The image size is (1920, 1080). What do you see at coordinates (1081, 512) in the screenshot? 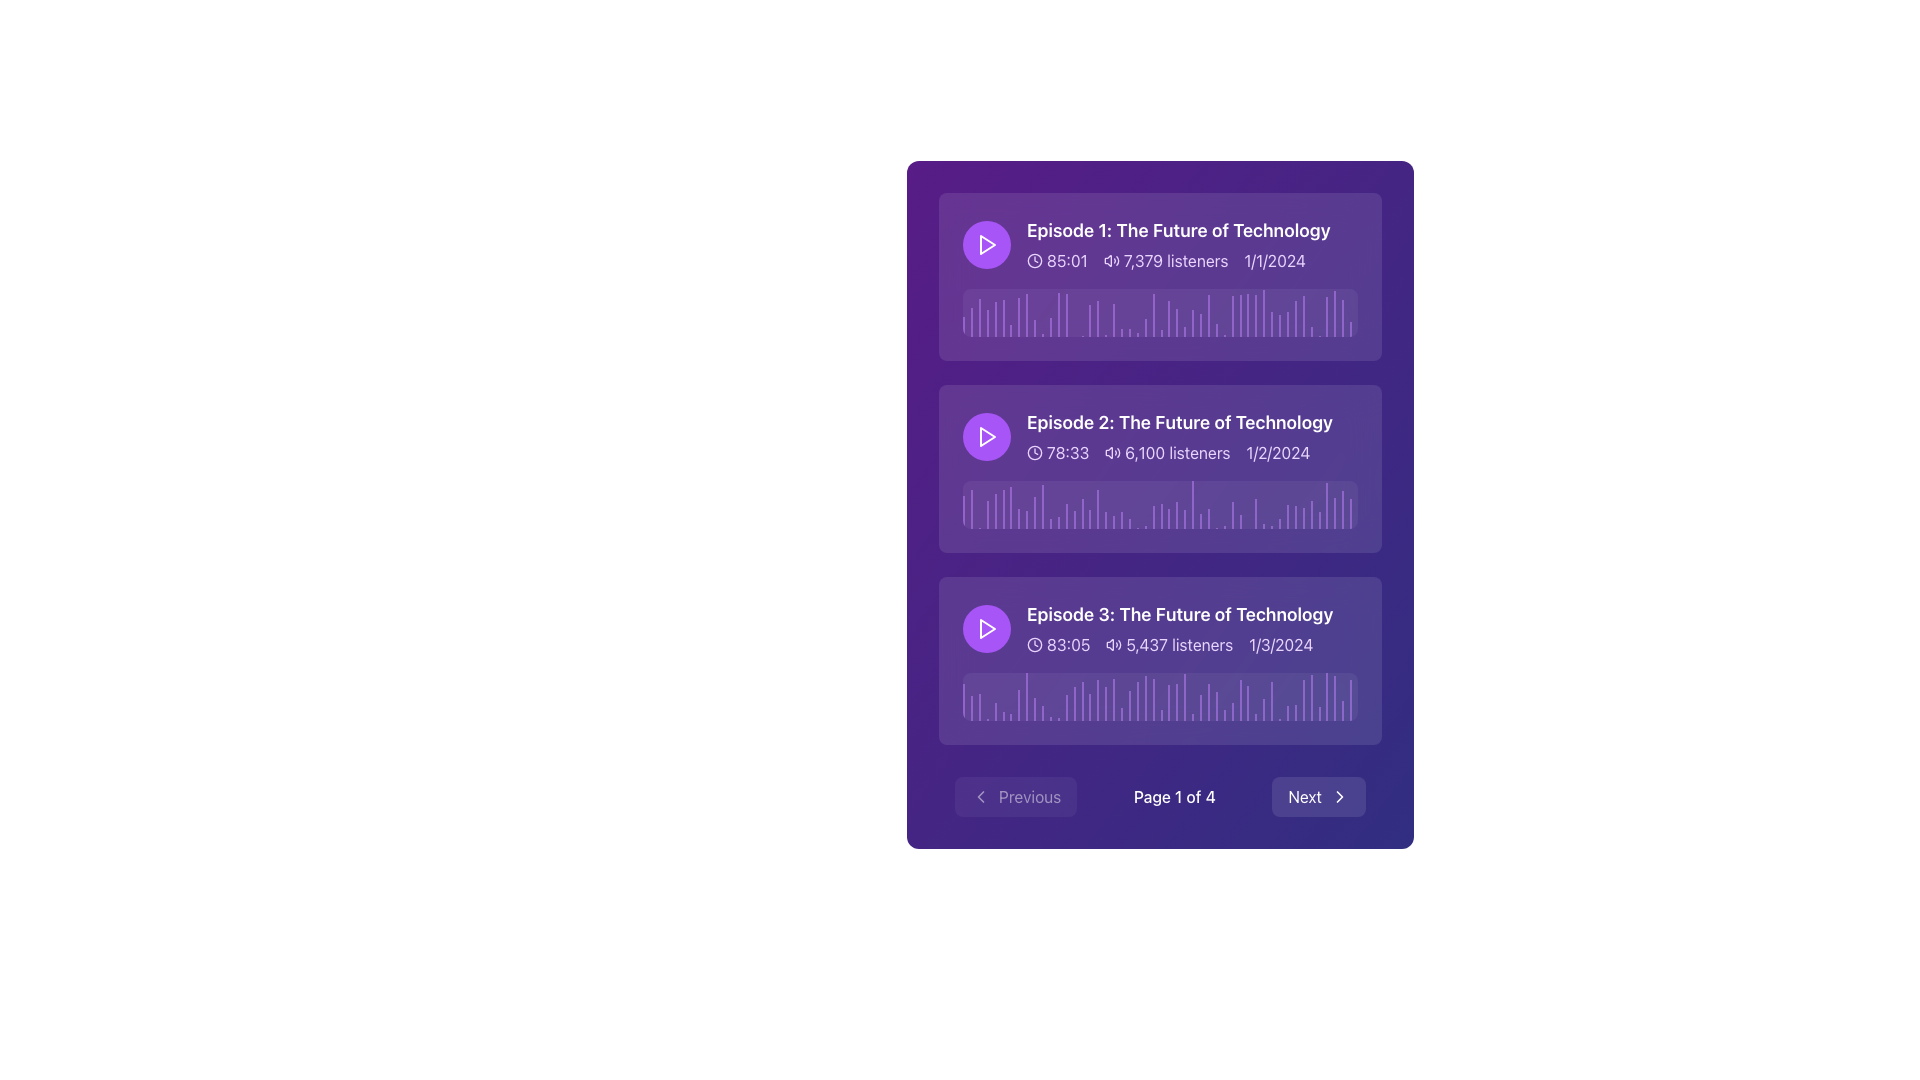
I see `the visual marker or progress indicator within the second waveform progress bar, which indicates the current playback position in the audio` at bounding box center [1081, 512].